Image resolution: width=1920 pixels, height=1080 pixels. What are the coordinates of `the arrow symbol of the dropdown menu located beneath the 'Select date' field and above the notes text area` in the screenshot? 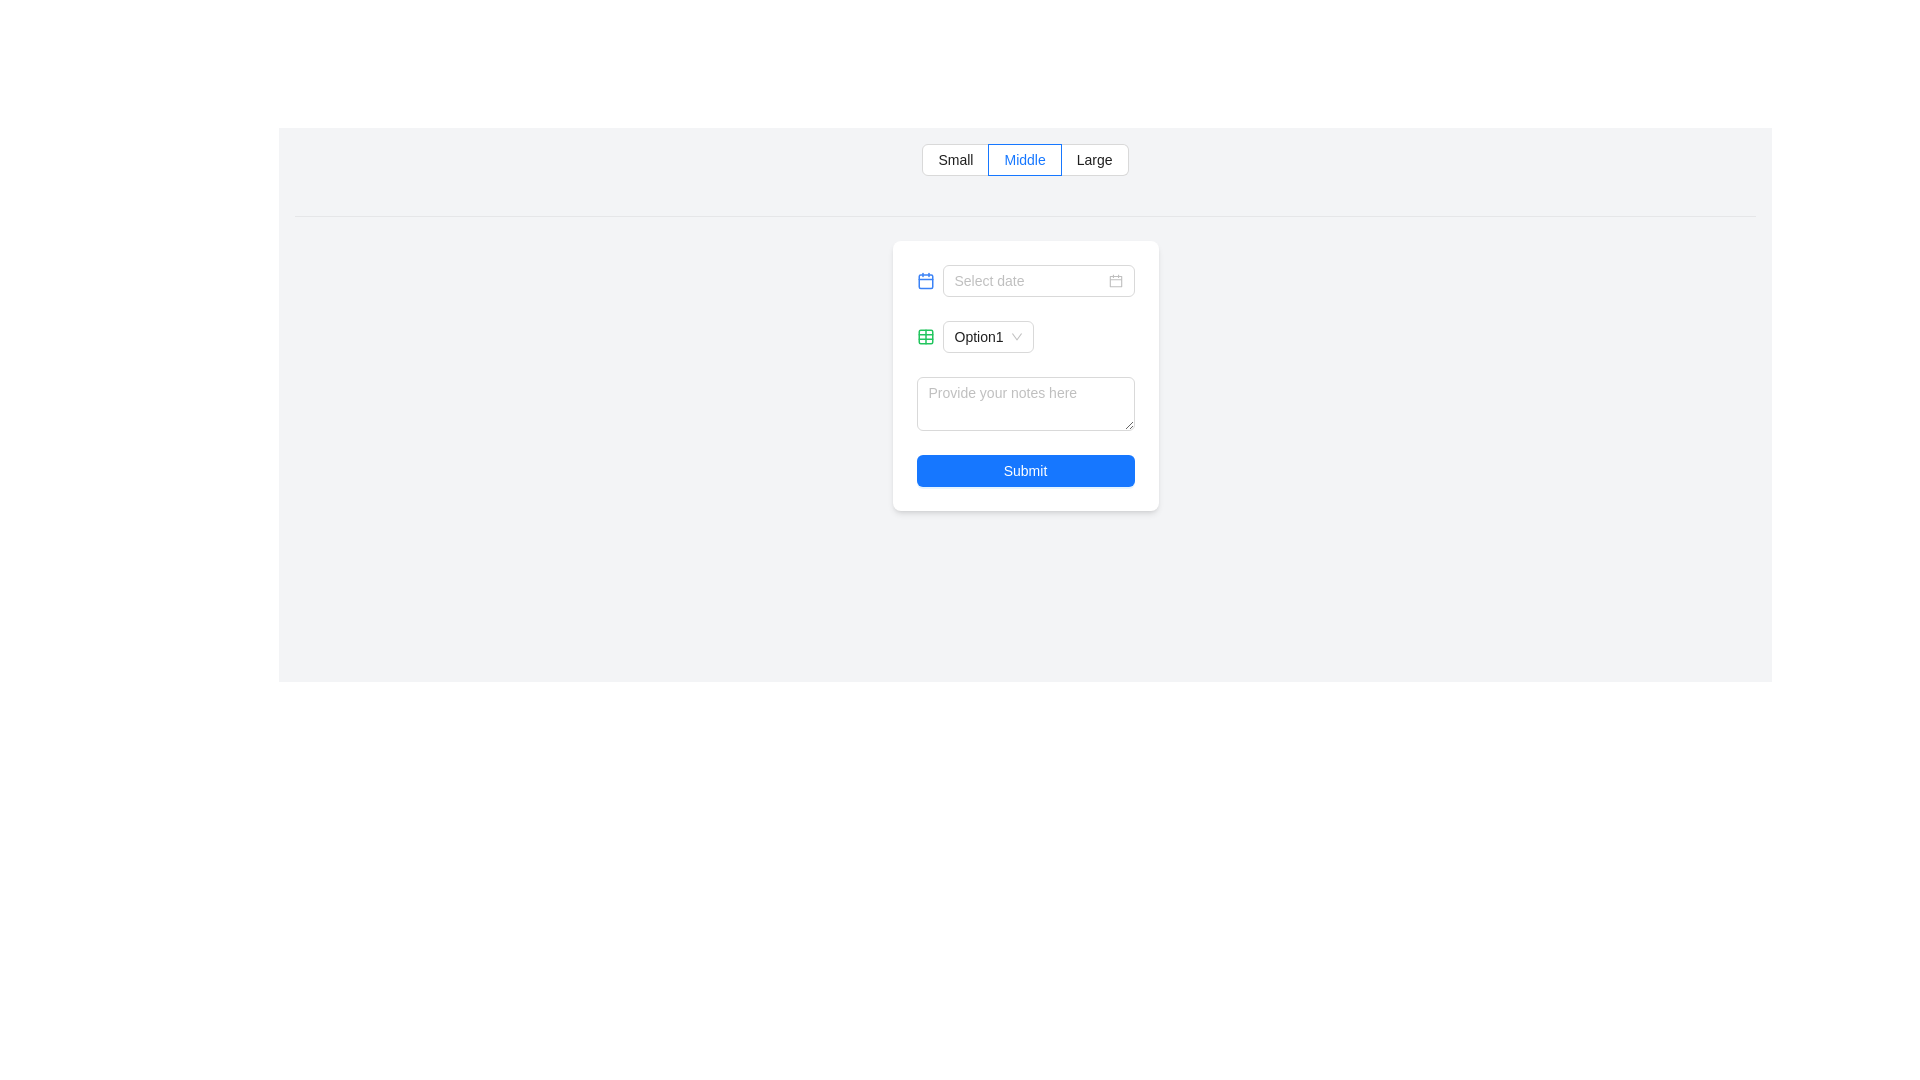 It's located at (988, 335).